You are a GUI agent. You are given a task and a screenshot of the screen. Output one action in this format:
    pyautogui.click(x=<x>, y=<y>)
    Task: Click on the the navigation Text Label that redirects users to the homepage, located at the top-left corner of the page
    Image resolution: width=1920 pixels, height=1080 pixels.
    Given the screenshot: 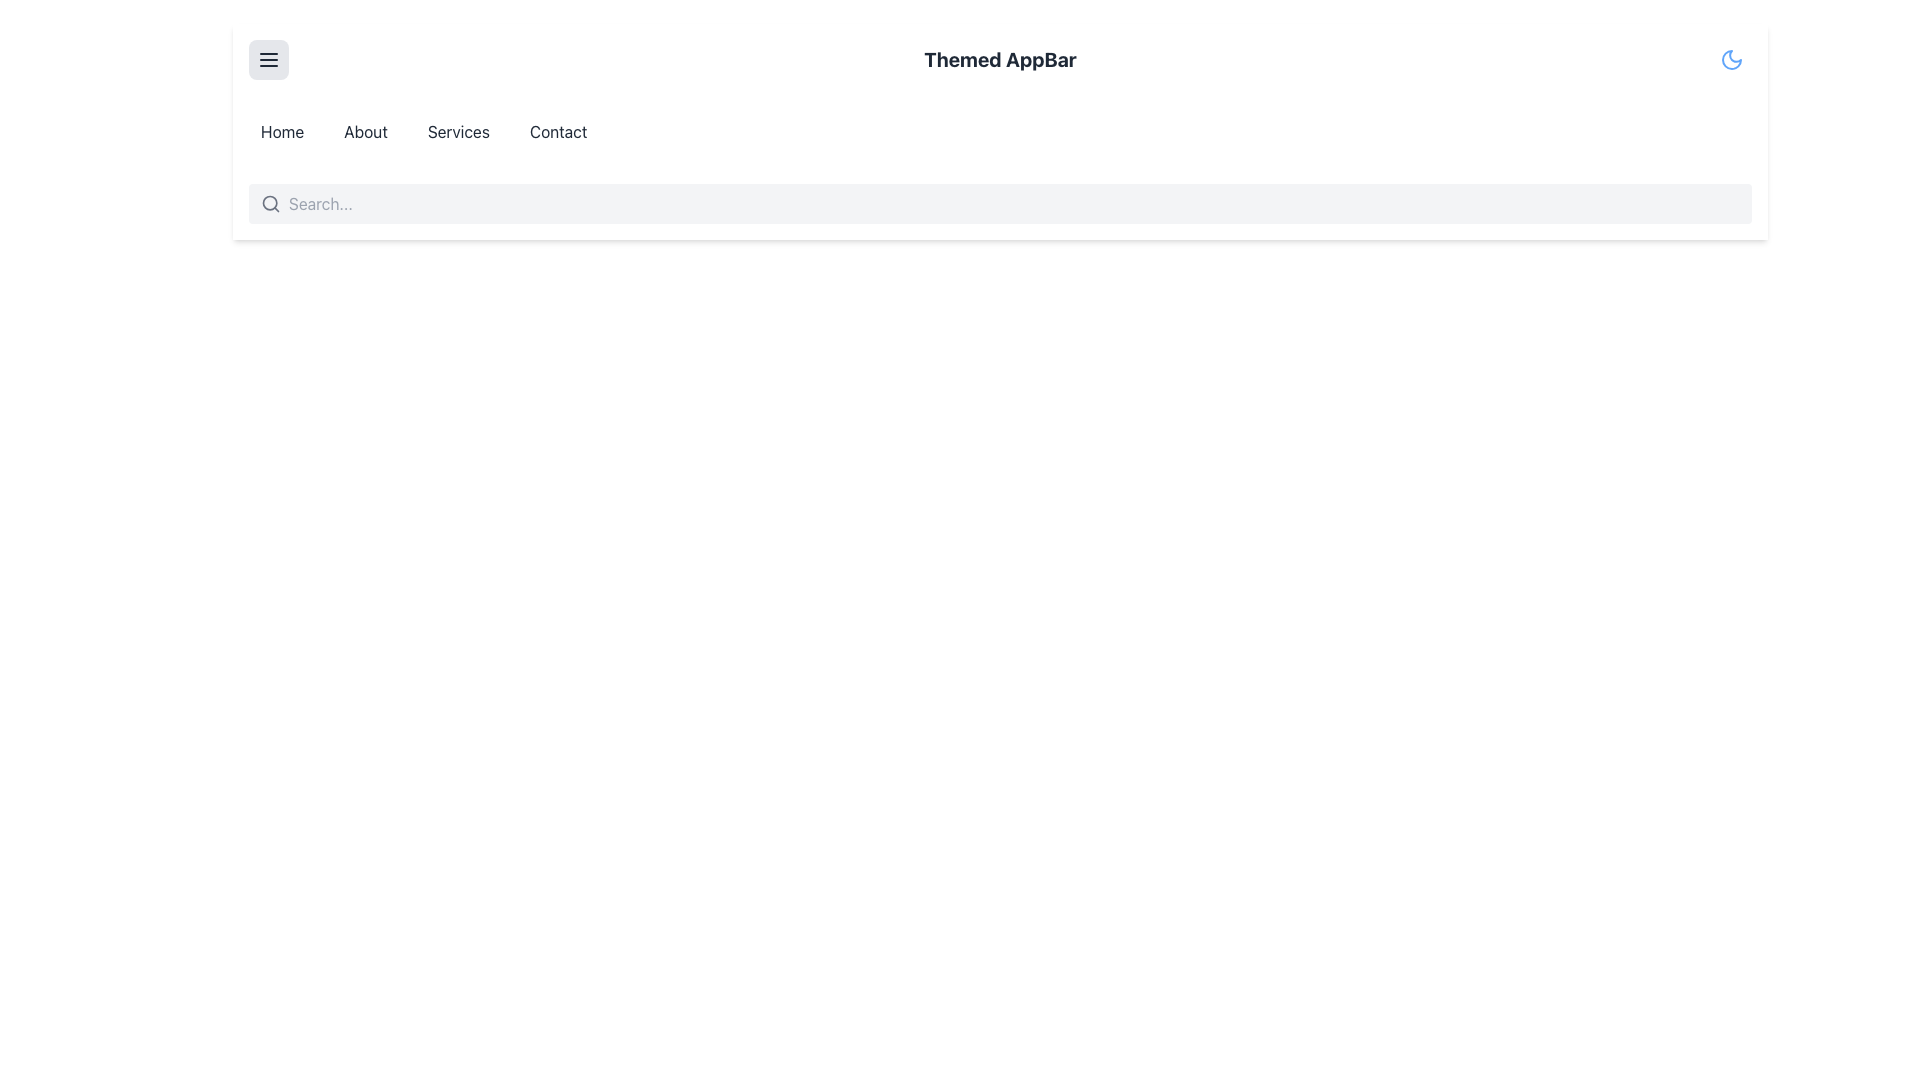 What is the action you would take?
    pyautogui.click(x=281, y=131)
    